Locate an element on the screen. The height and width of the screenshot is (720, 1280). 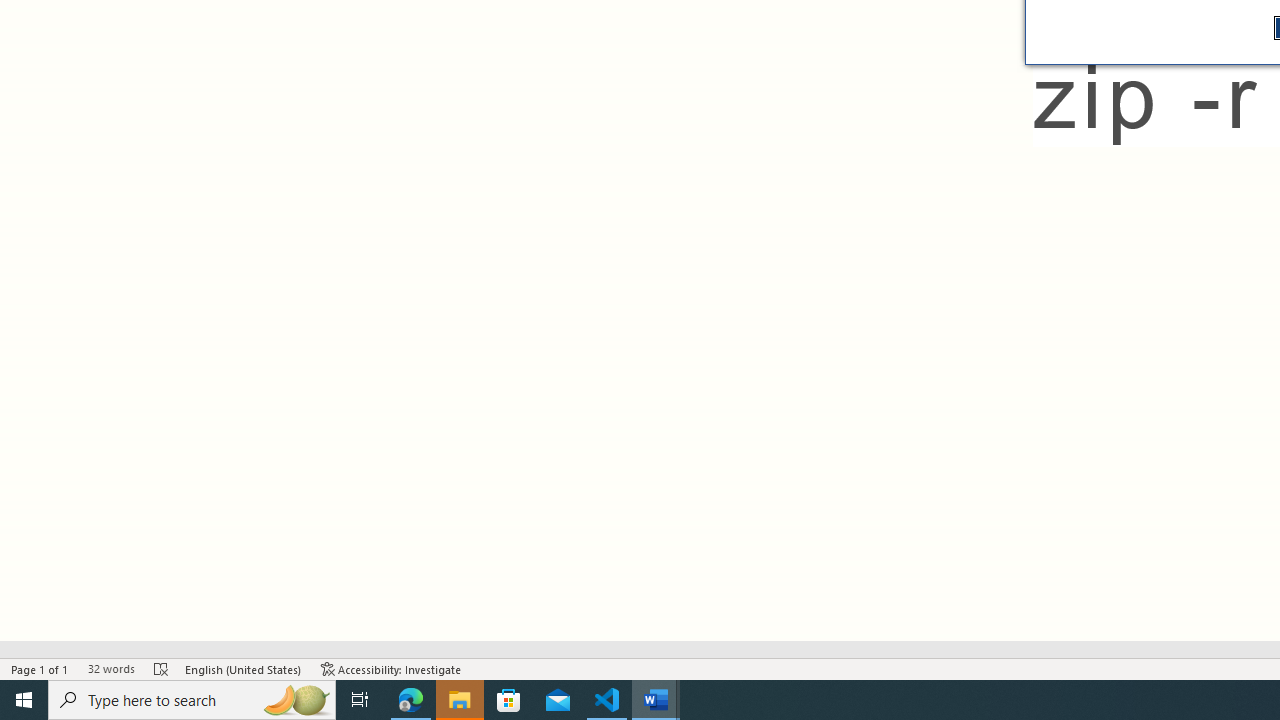
'Word - 2 running windows' is located at coordinates (656, 698).